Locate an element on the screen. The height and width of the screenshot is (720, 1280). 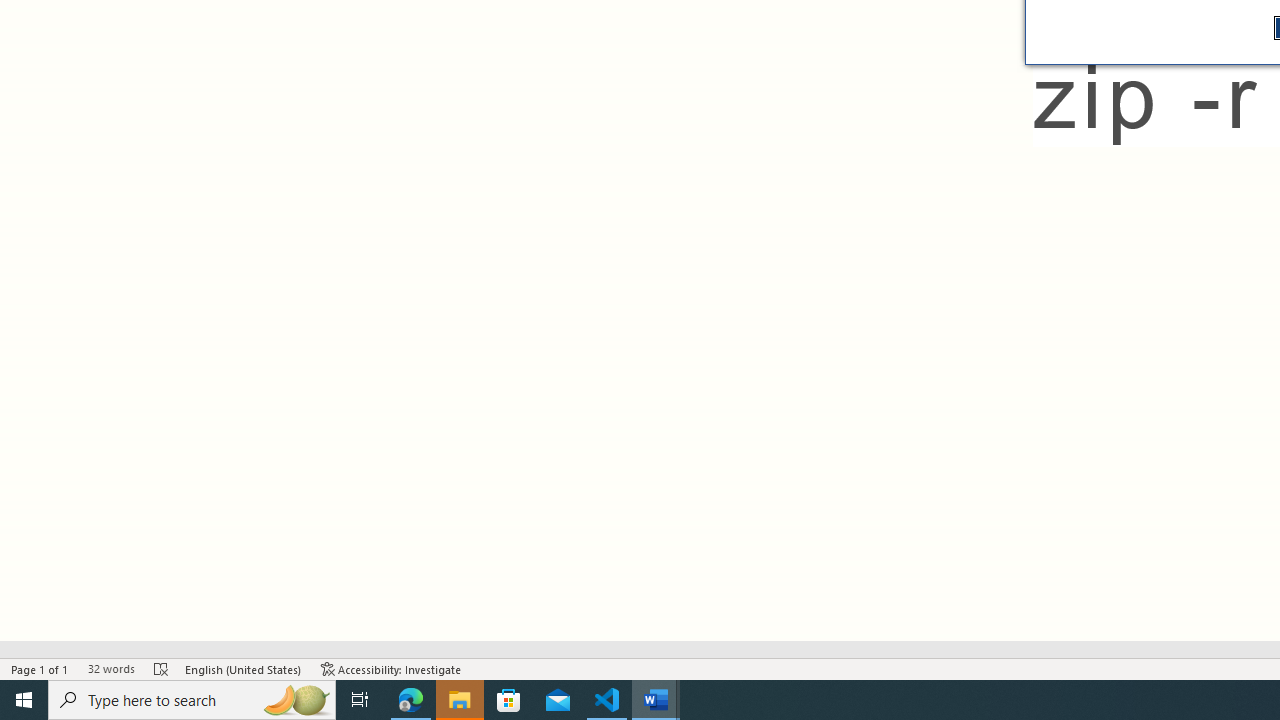
'Word - 2 running windows' is located at coordinates (656, 698).